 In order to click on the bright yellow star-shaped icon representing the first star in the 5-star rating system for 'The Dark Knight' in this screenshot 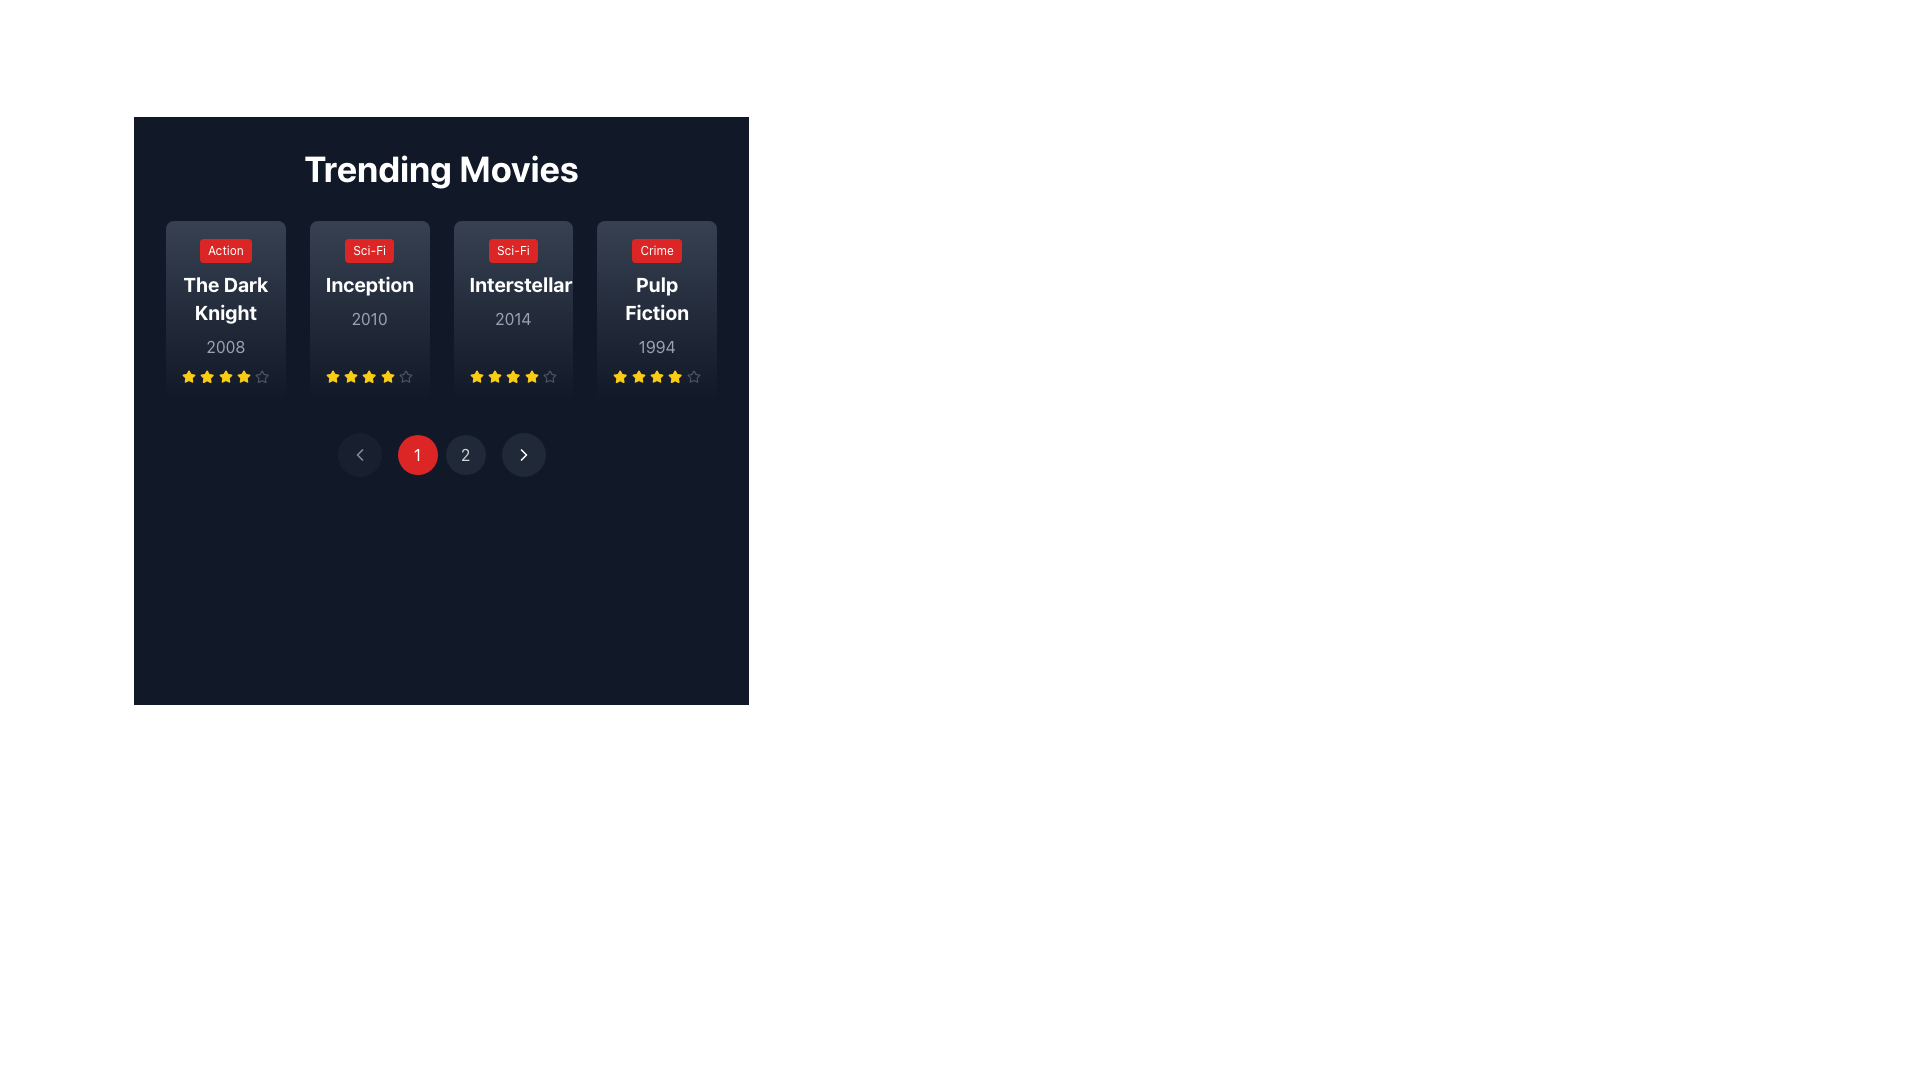, I will do `click(189, 376)`.